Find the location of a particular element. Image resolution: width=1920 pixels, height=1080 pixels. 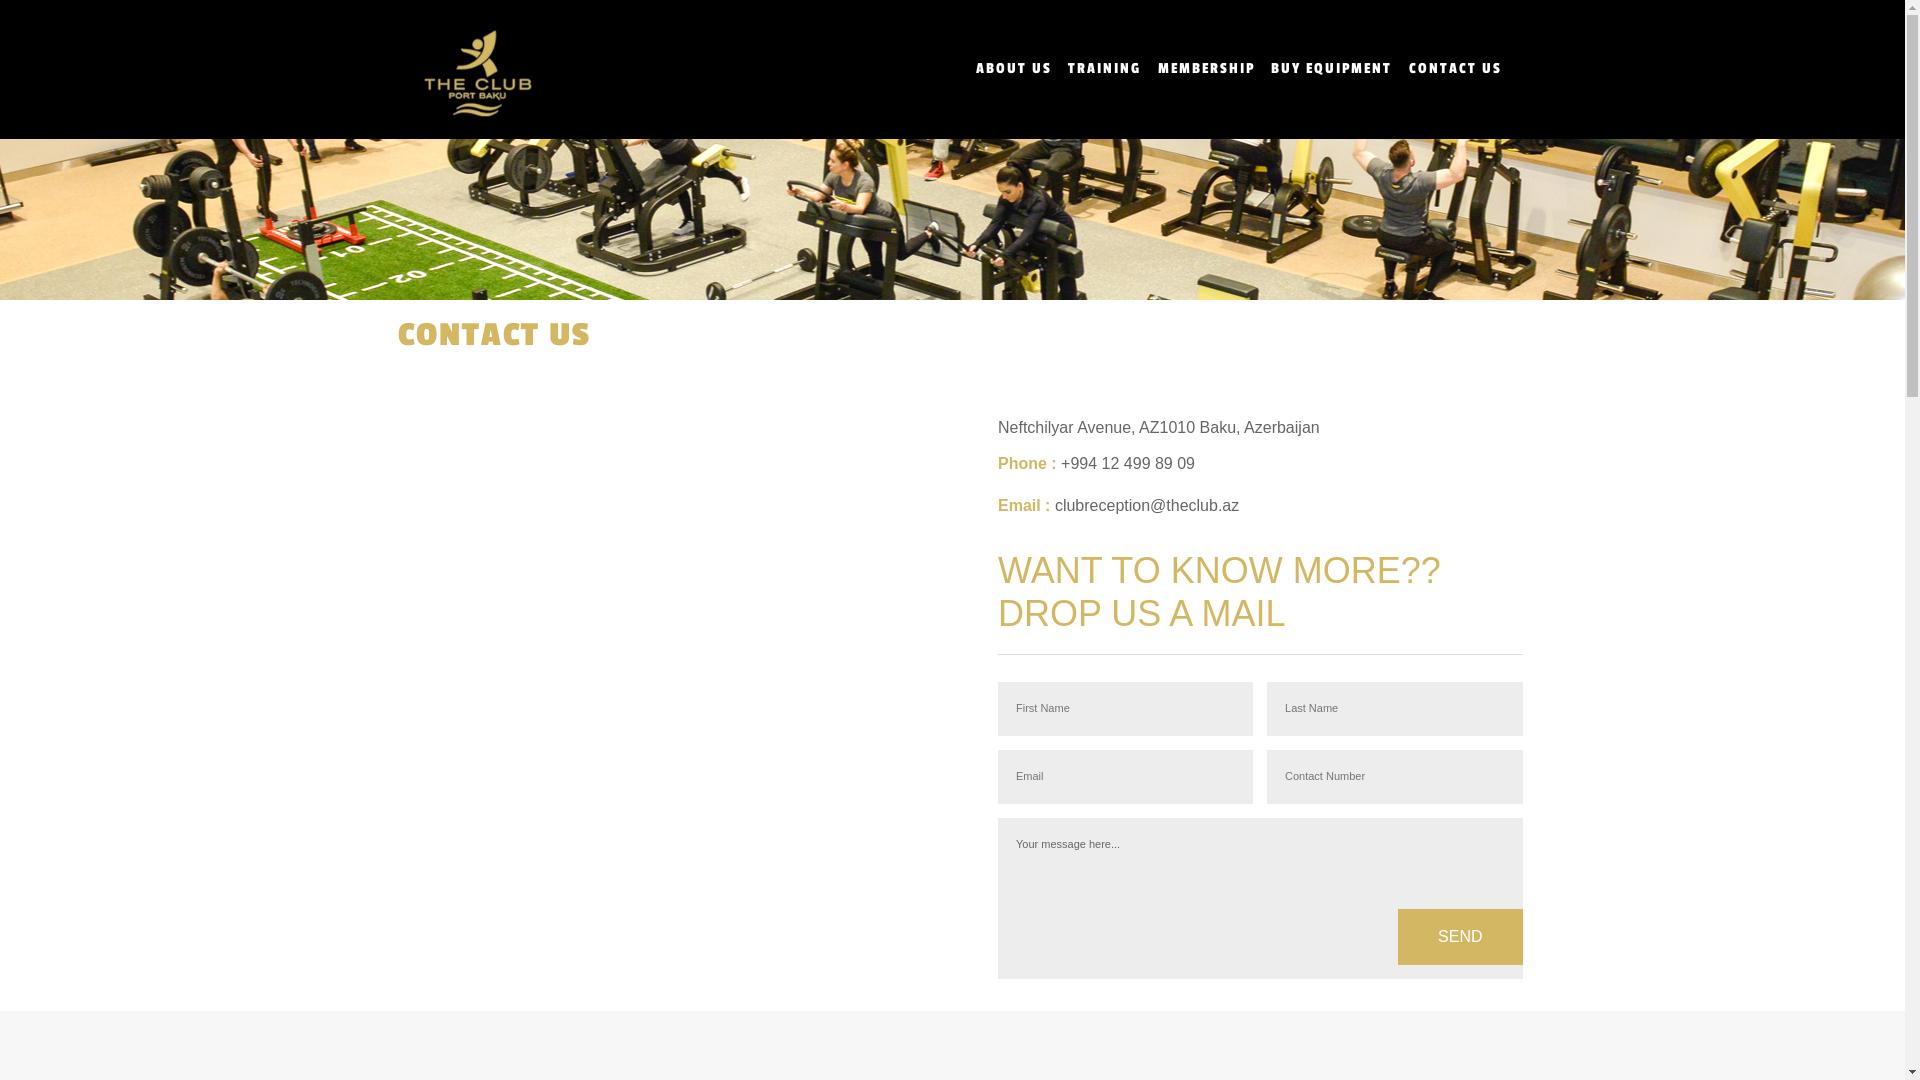

'Skip to content' is located at coordinates (52, 12).